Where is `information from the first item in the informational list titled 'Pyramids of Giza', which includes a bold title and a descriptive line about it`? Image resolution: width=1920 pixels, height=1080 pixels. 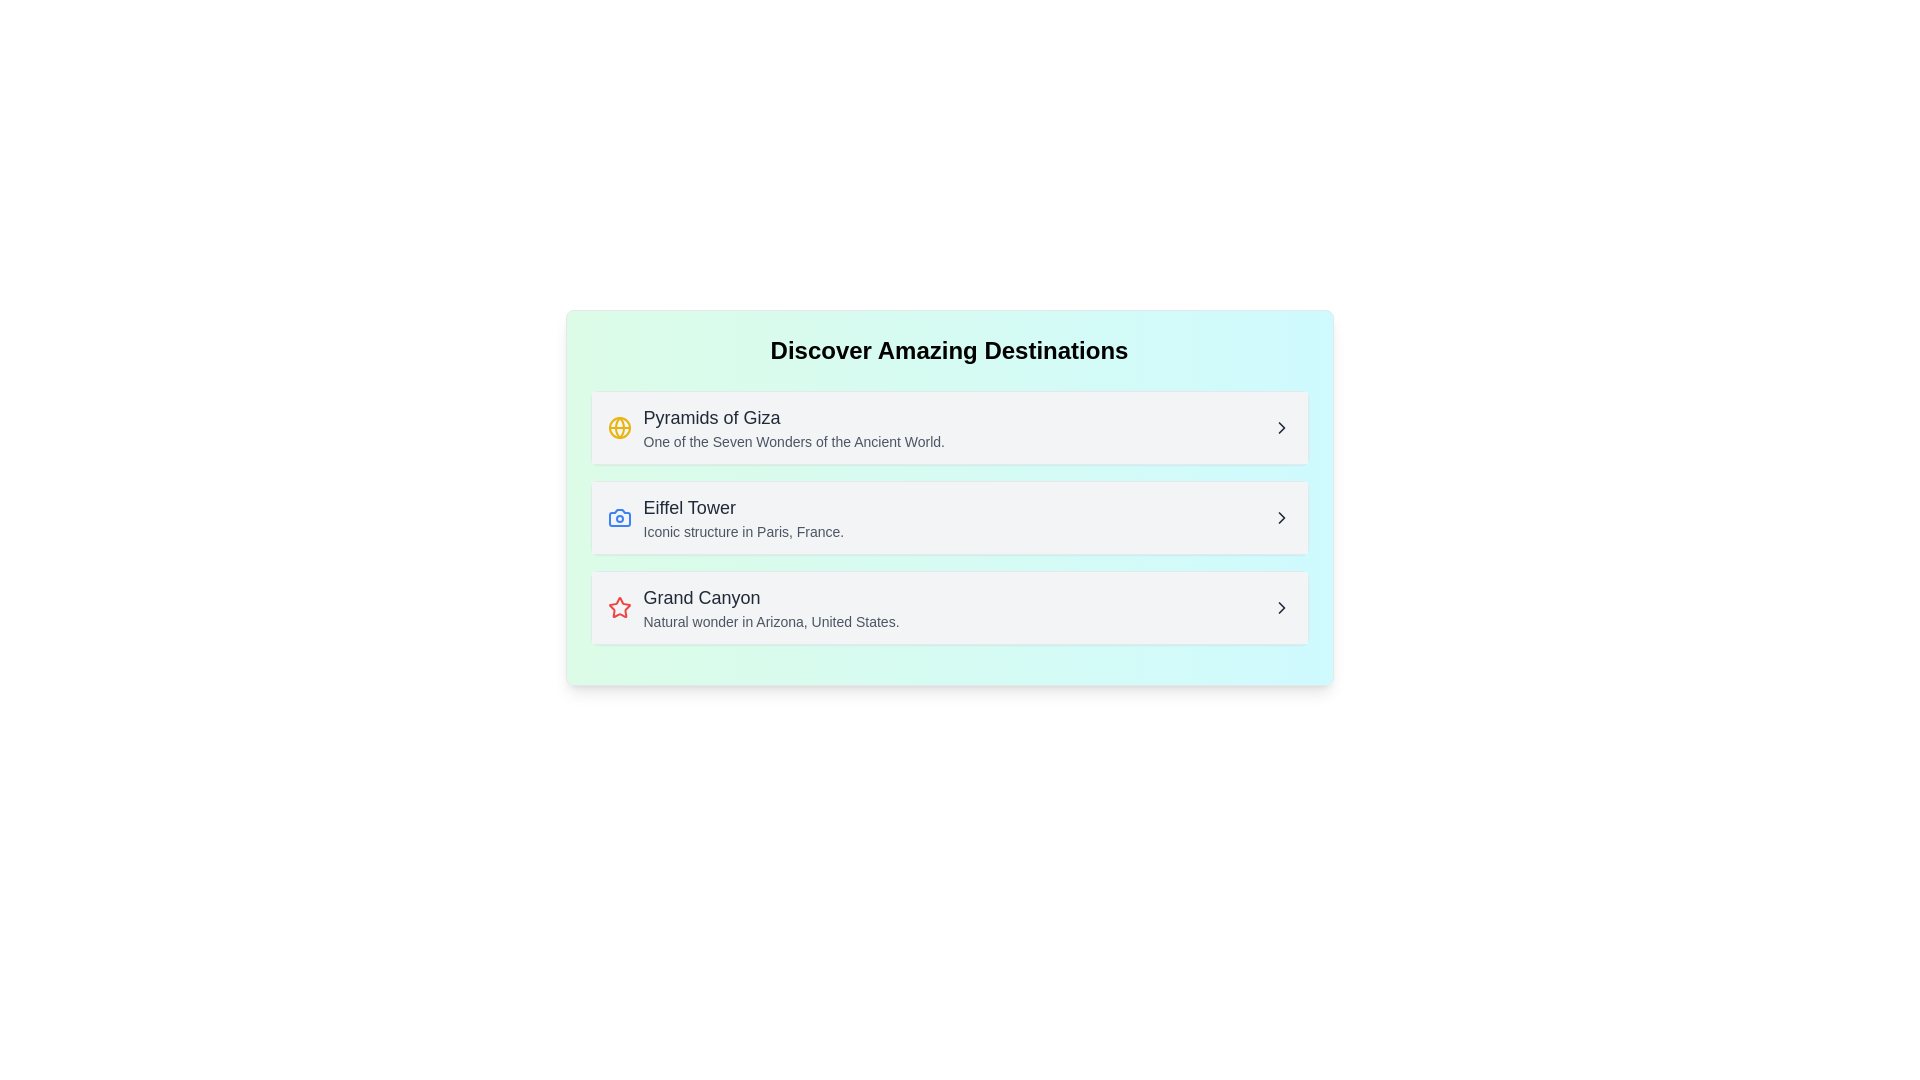 information from the first item in the informational list titled 'Pyramids of Giza', which includes a bold title and a descriptive line about it is located at coordinates (775, 427).